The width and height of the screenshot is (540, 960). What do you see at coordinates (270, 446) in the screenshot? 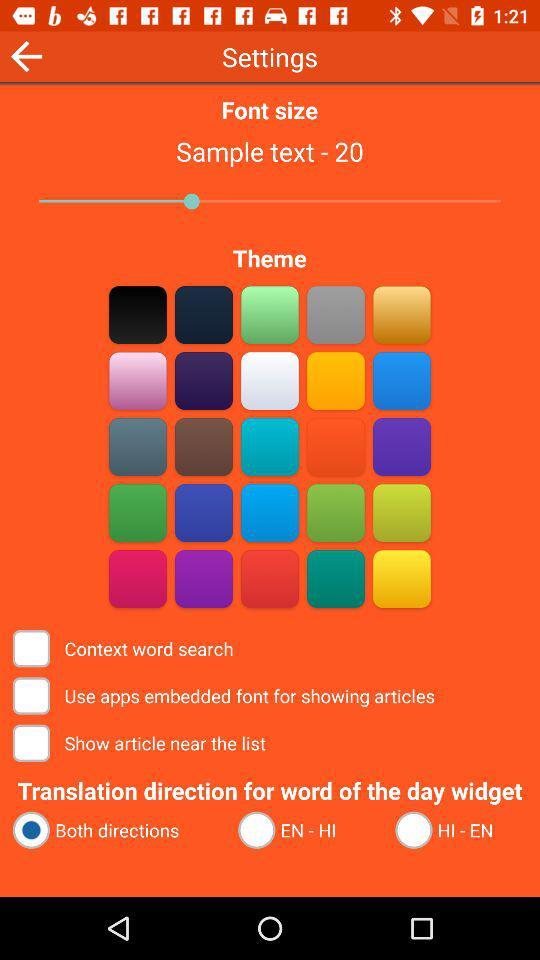
I see `color` at bounding box center [270, 446].